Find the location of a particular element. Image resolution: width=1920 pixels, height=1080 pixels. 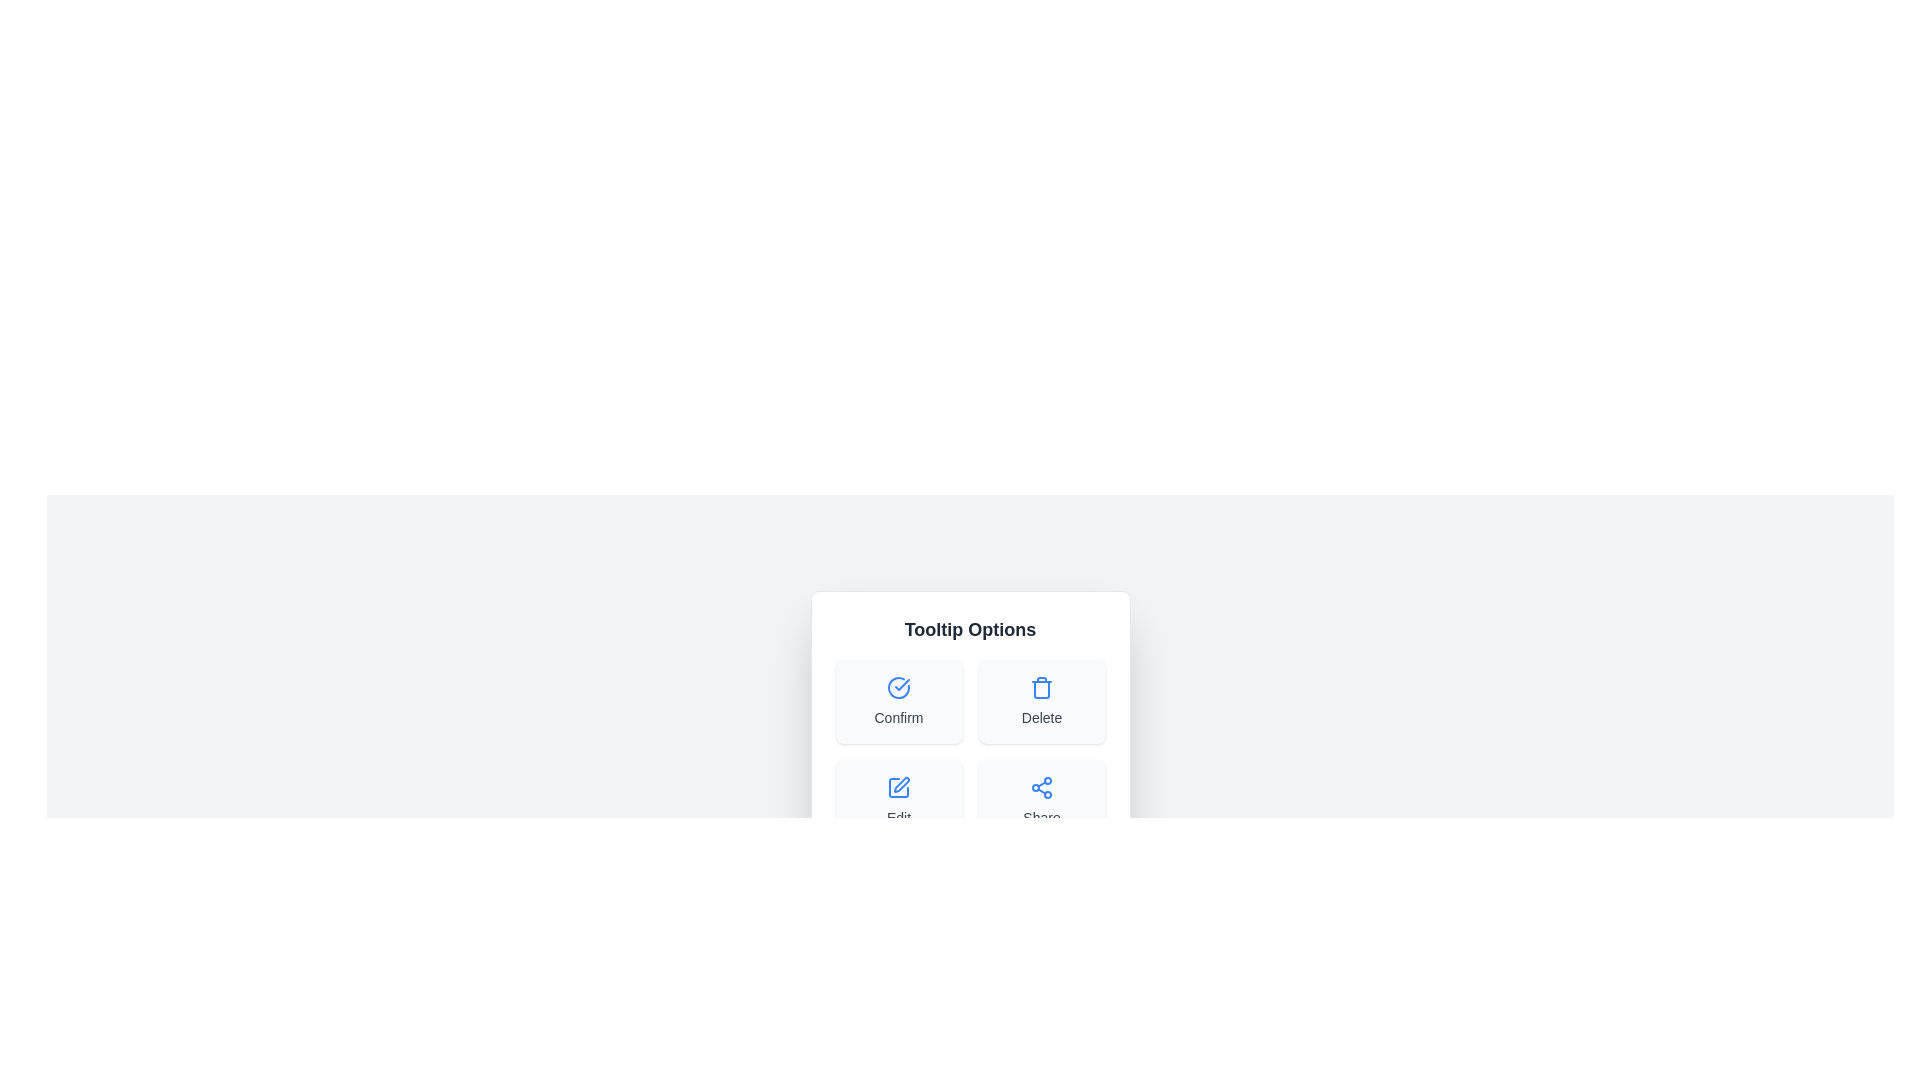

the button located at the bottom-right of the grid layout is located at coordinates (1040, 801).